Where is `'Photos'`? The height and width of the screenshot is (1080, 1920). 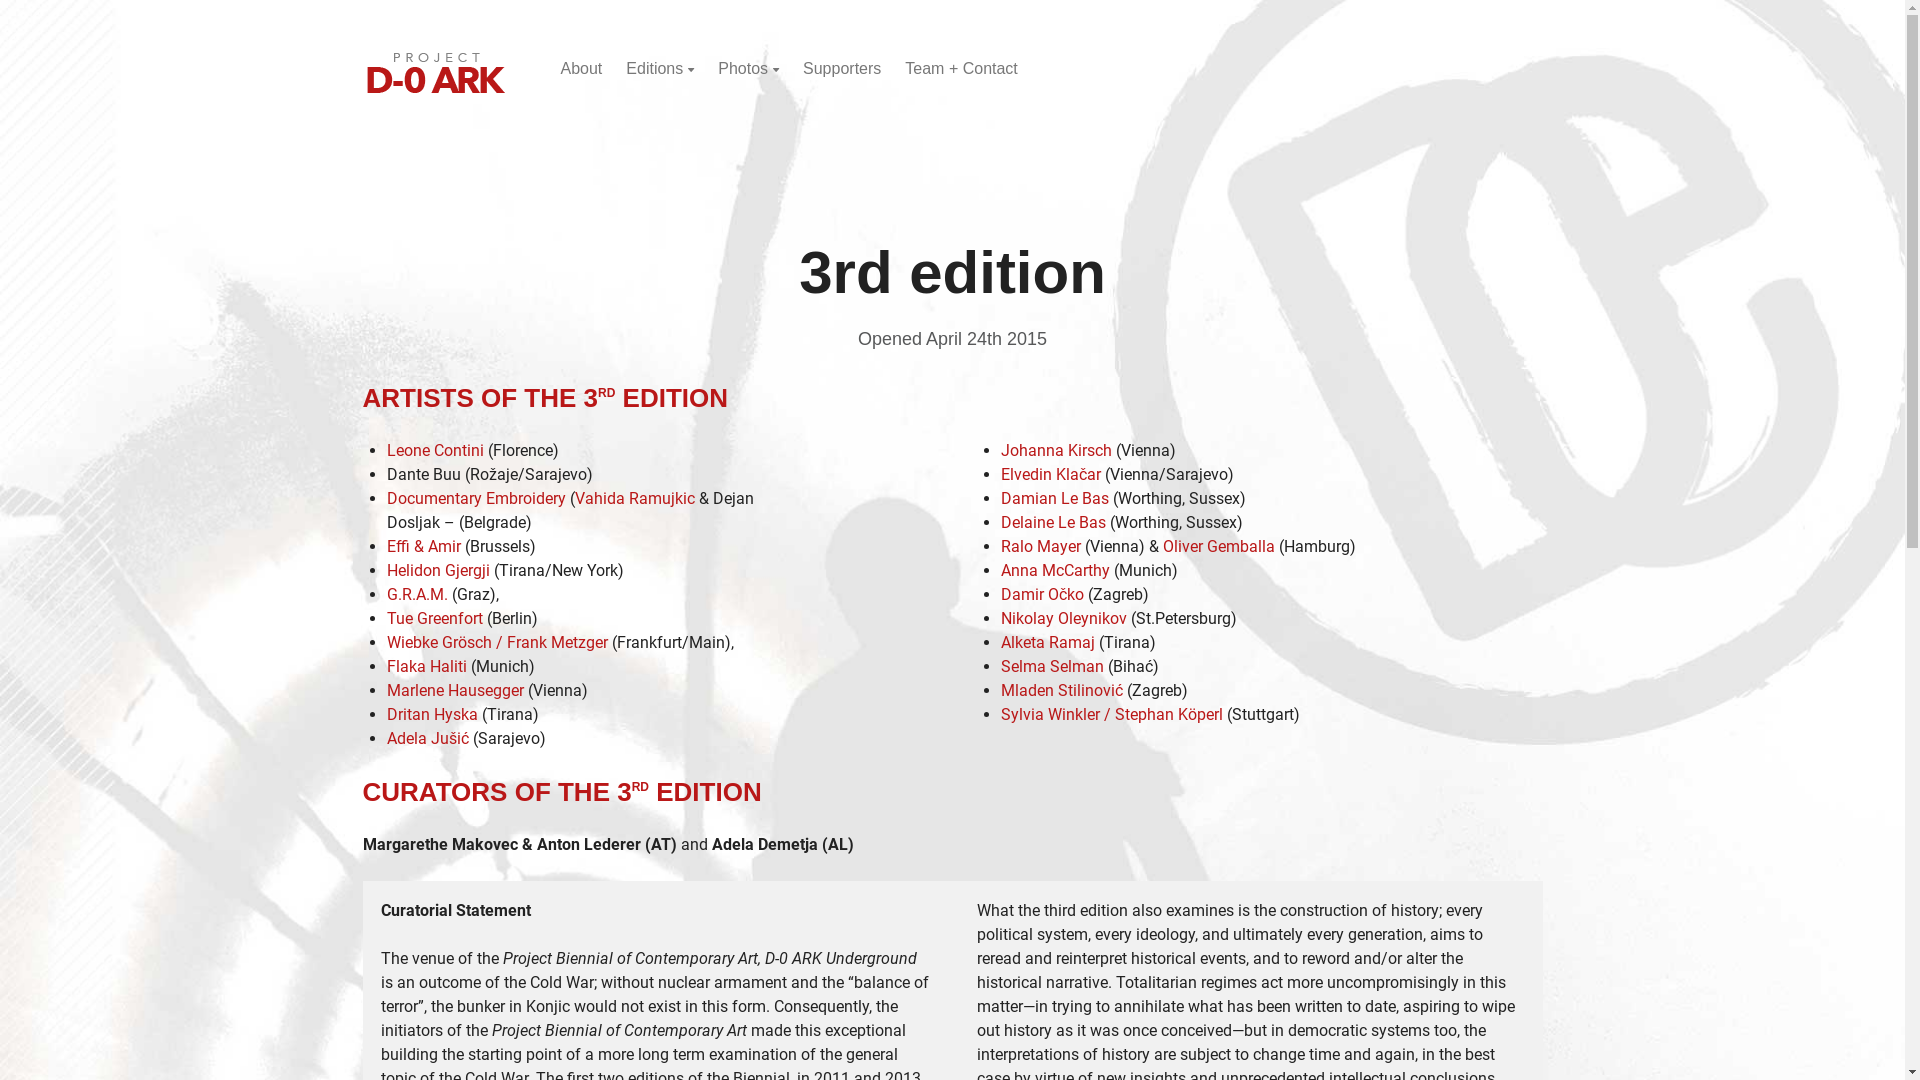 'Photos' is located at coordinates (747, 67).